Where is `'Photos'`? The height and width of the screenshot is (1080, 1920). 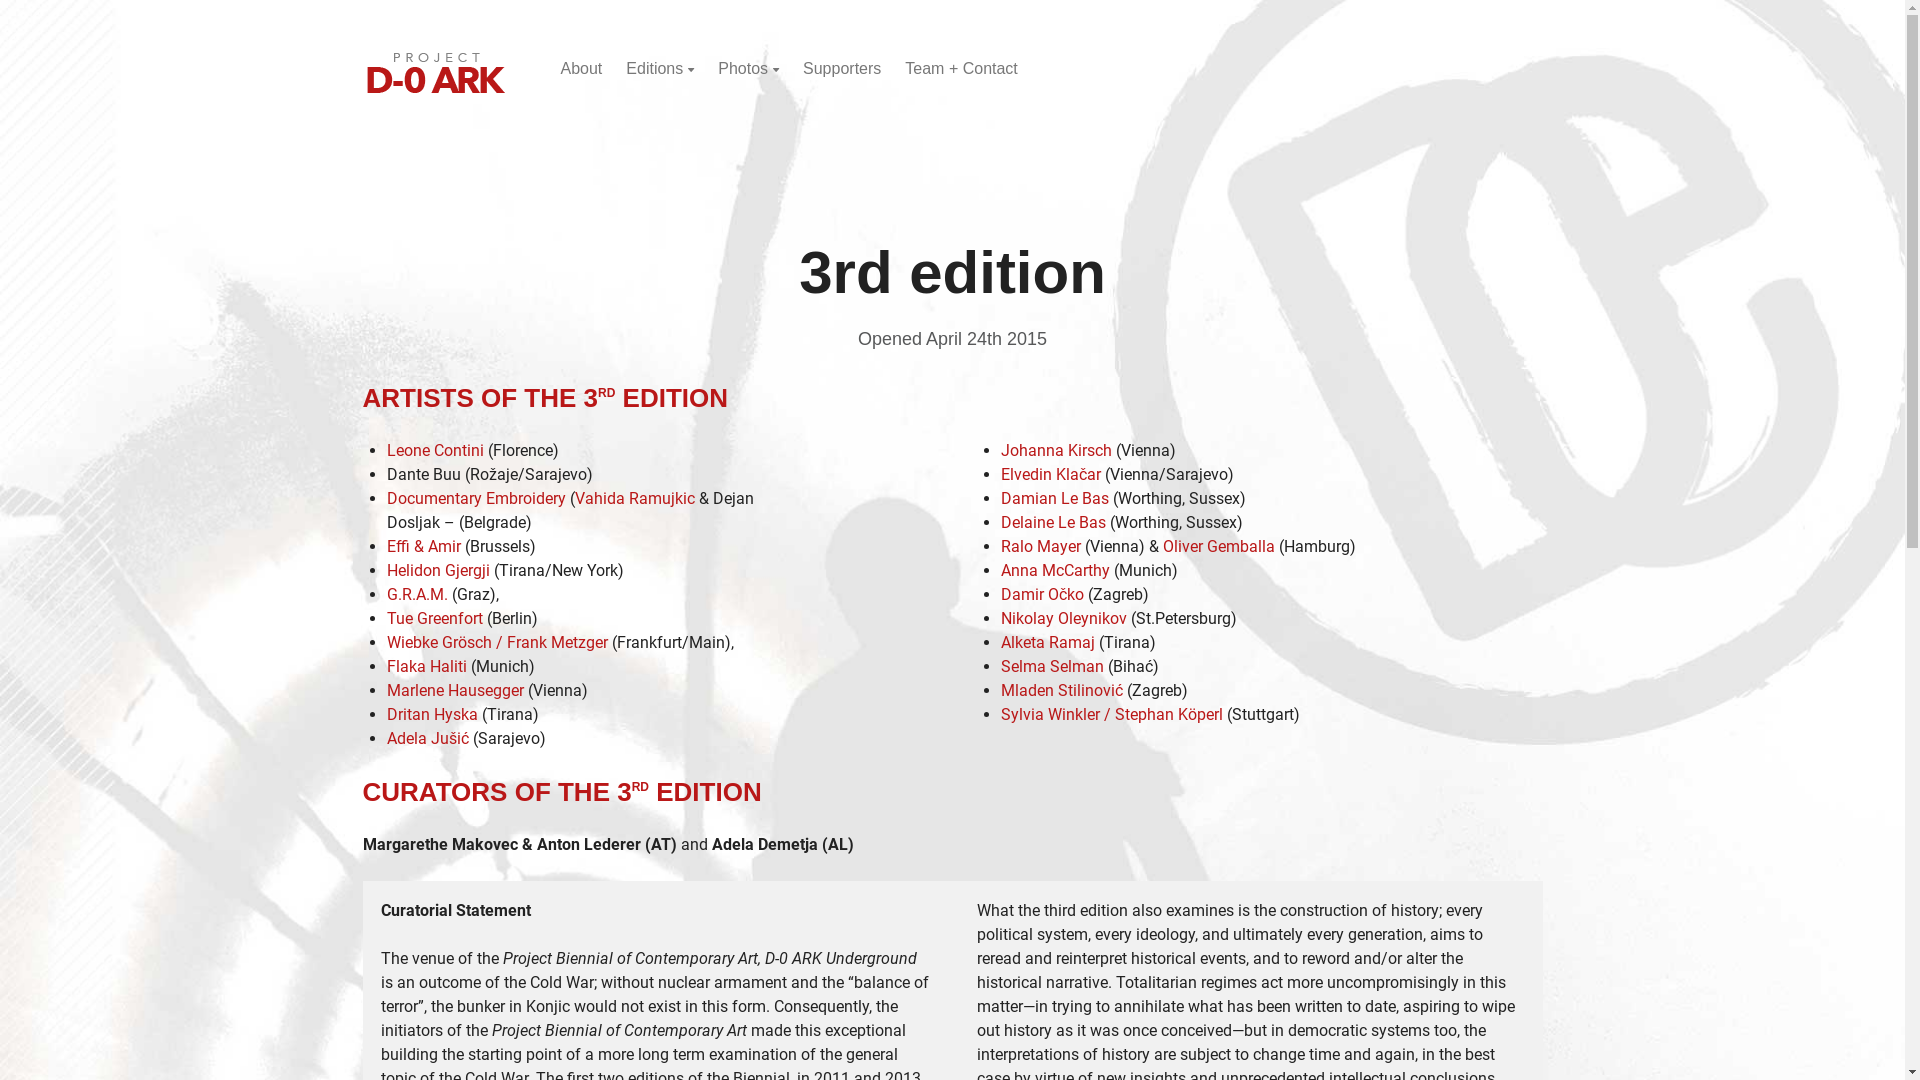 'Photos' is located at coordinates (747, 67).